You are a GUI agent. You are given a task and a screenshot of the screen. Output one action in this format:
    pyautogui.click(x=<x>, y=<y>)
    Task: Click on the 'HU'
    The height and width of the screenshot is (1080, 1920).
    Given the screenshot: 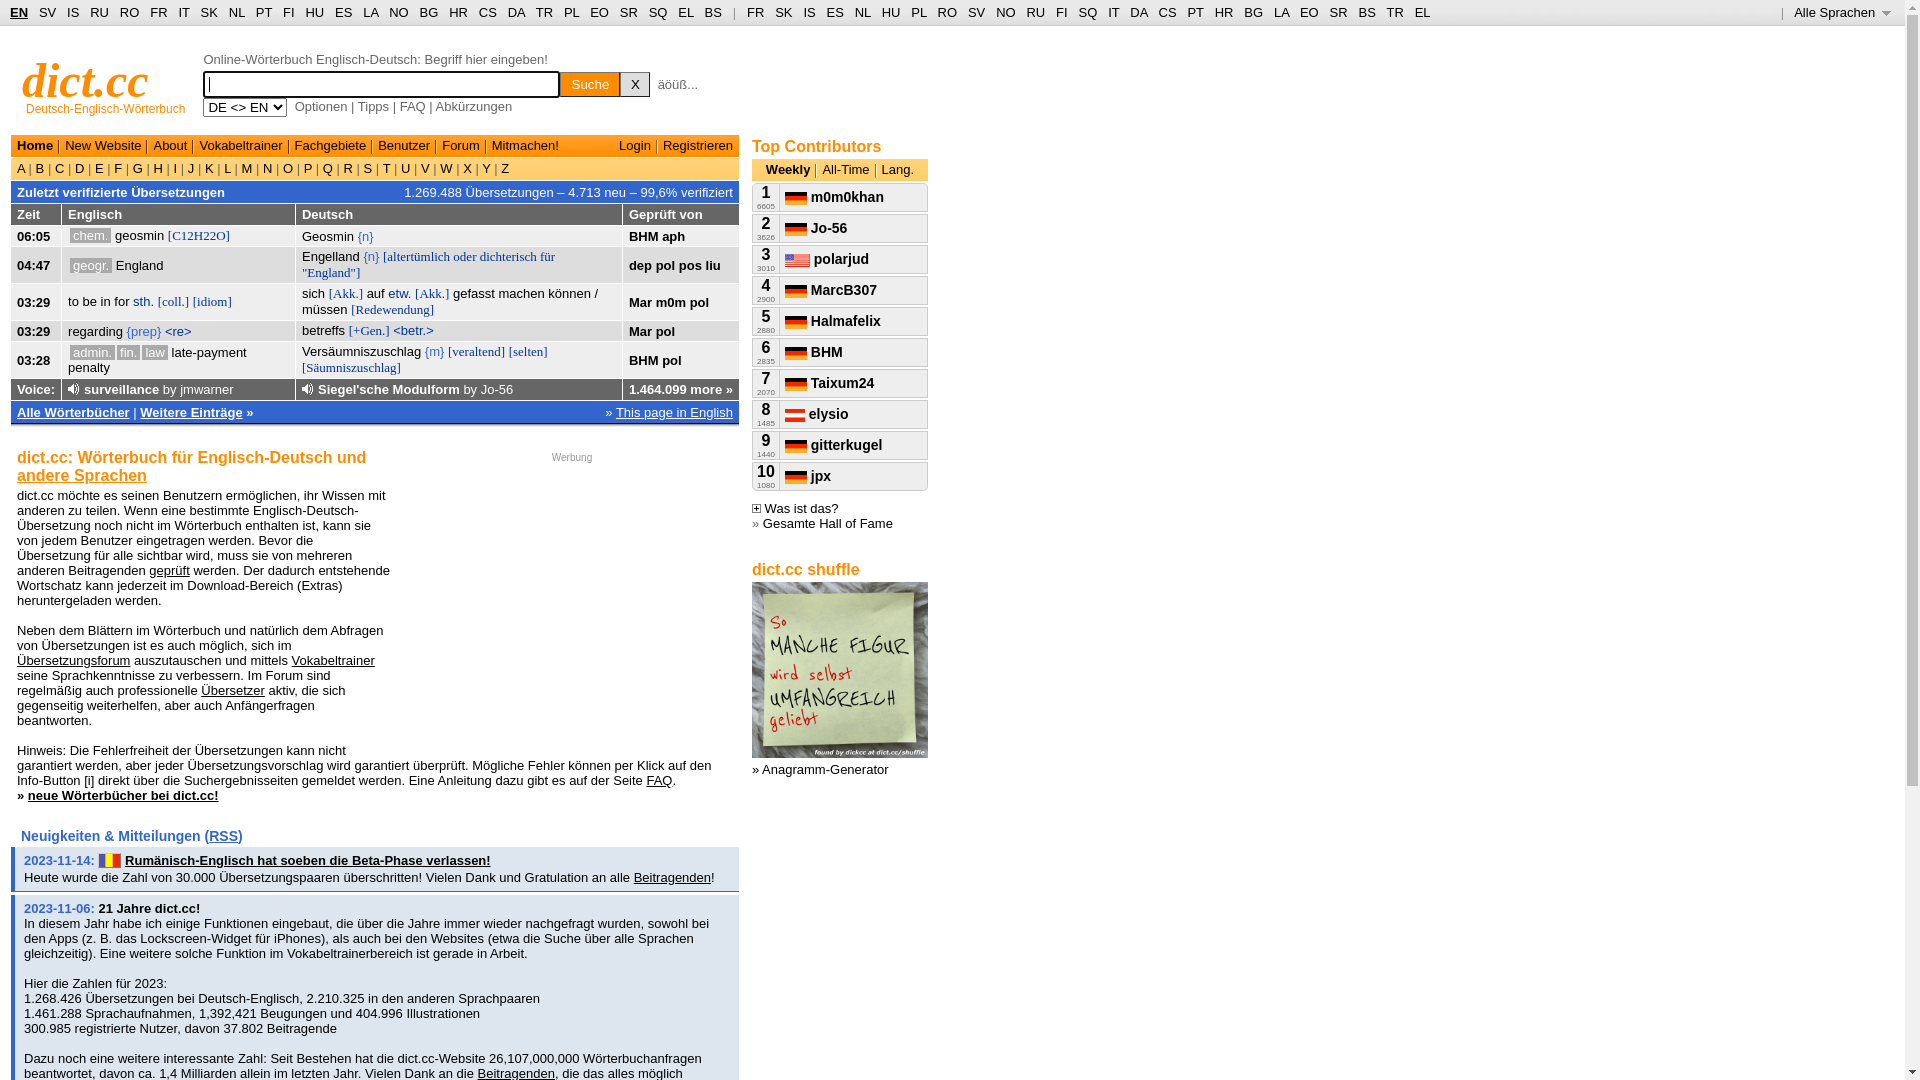 What is the action you would take?
    pyautogui.click(x=304, y=12)
    